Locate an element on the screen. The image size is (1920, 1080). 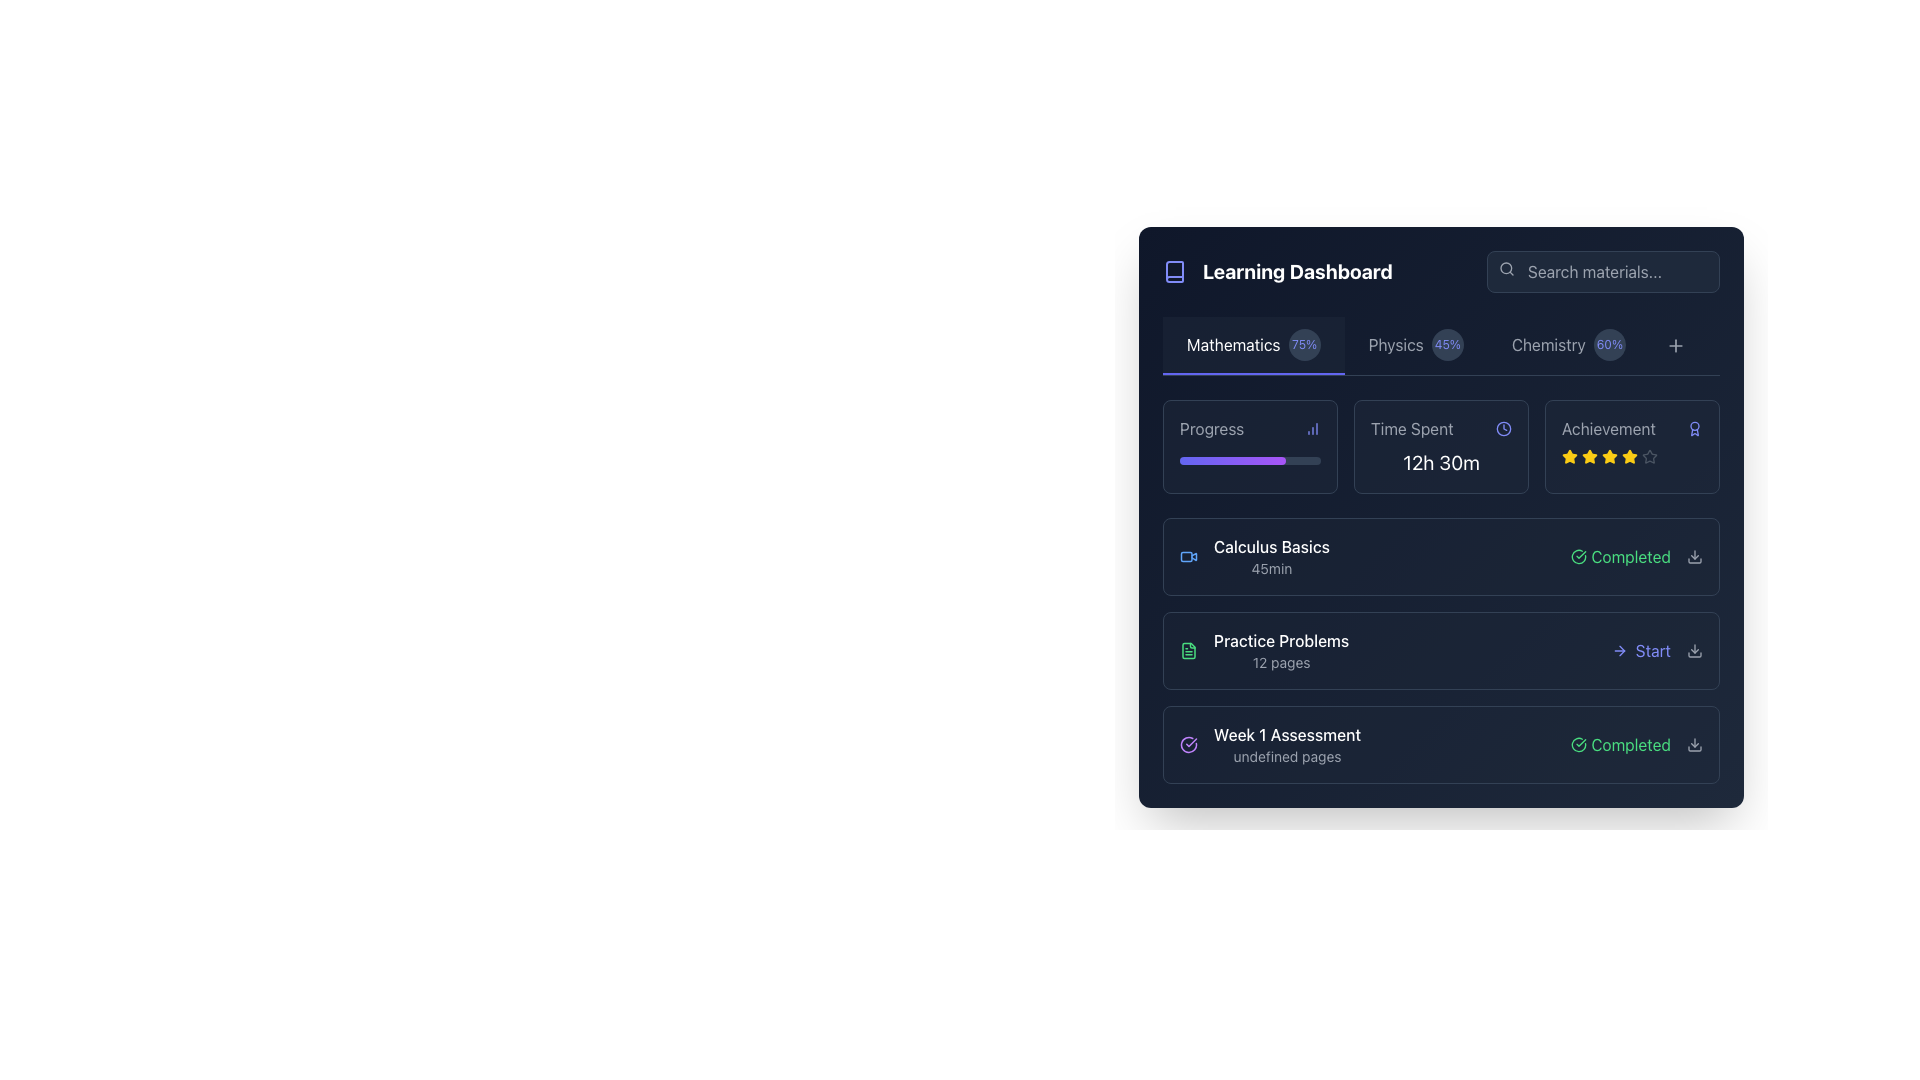
the fourth star icon in the Achievement section of the Learning Dashboard, which serves as a visual indicator for an achievement or rating is located at coordinates (1568, 456).